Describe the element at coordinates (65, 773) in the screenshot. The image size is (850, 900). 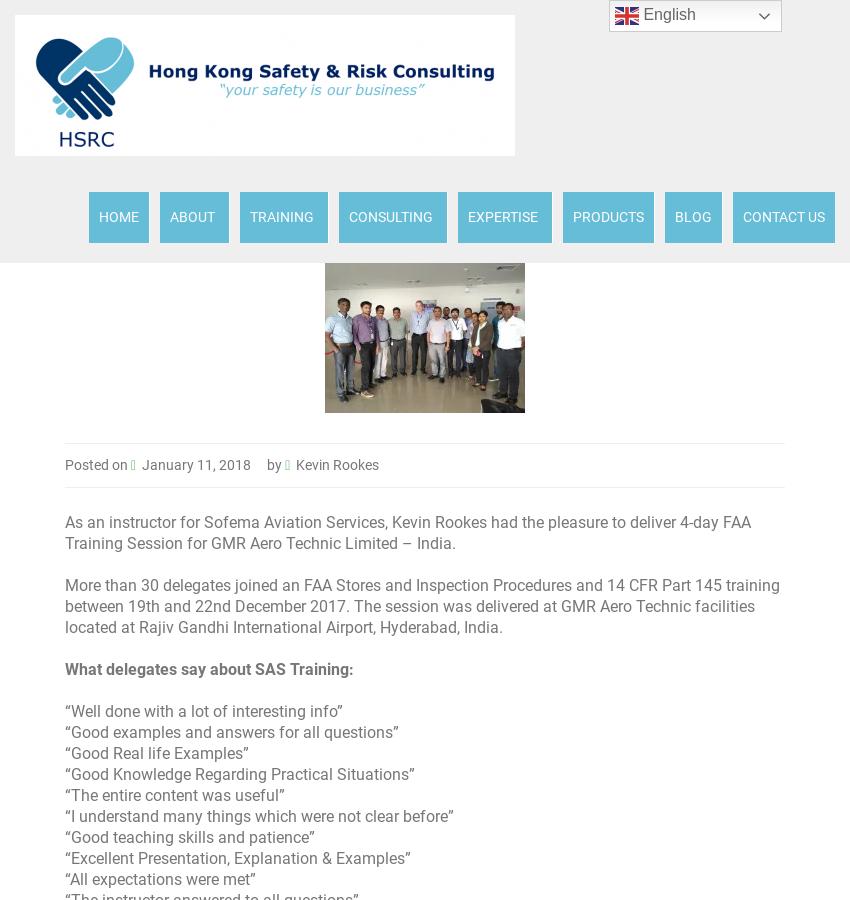
I see `'“Good Knowledge Regarding Practical Situations”'` at that location.